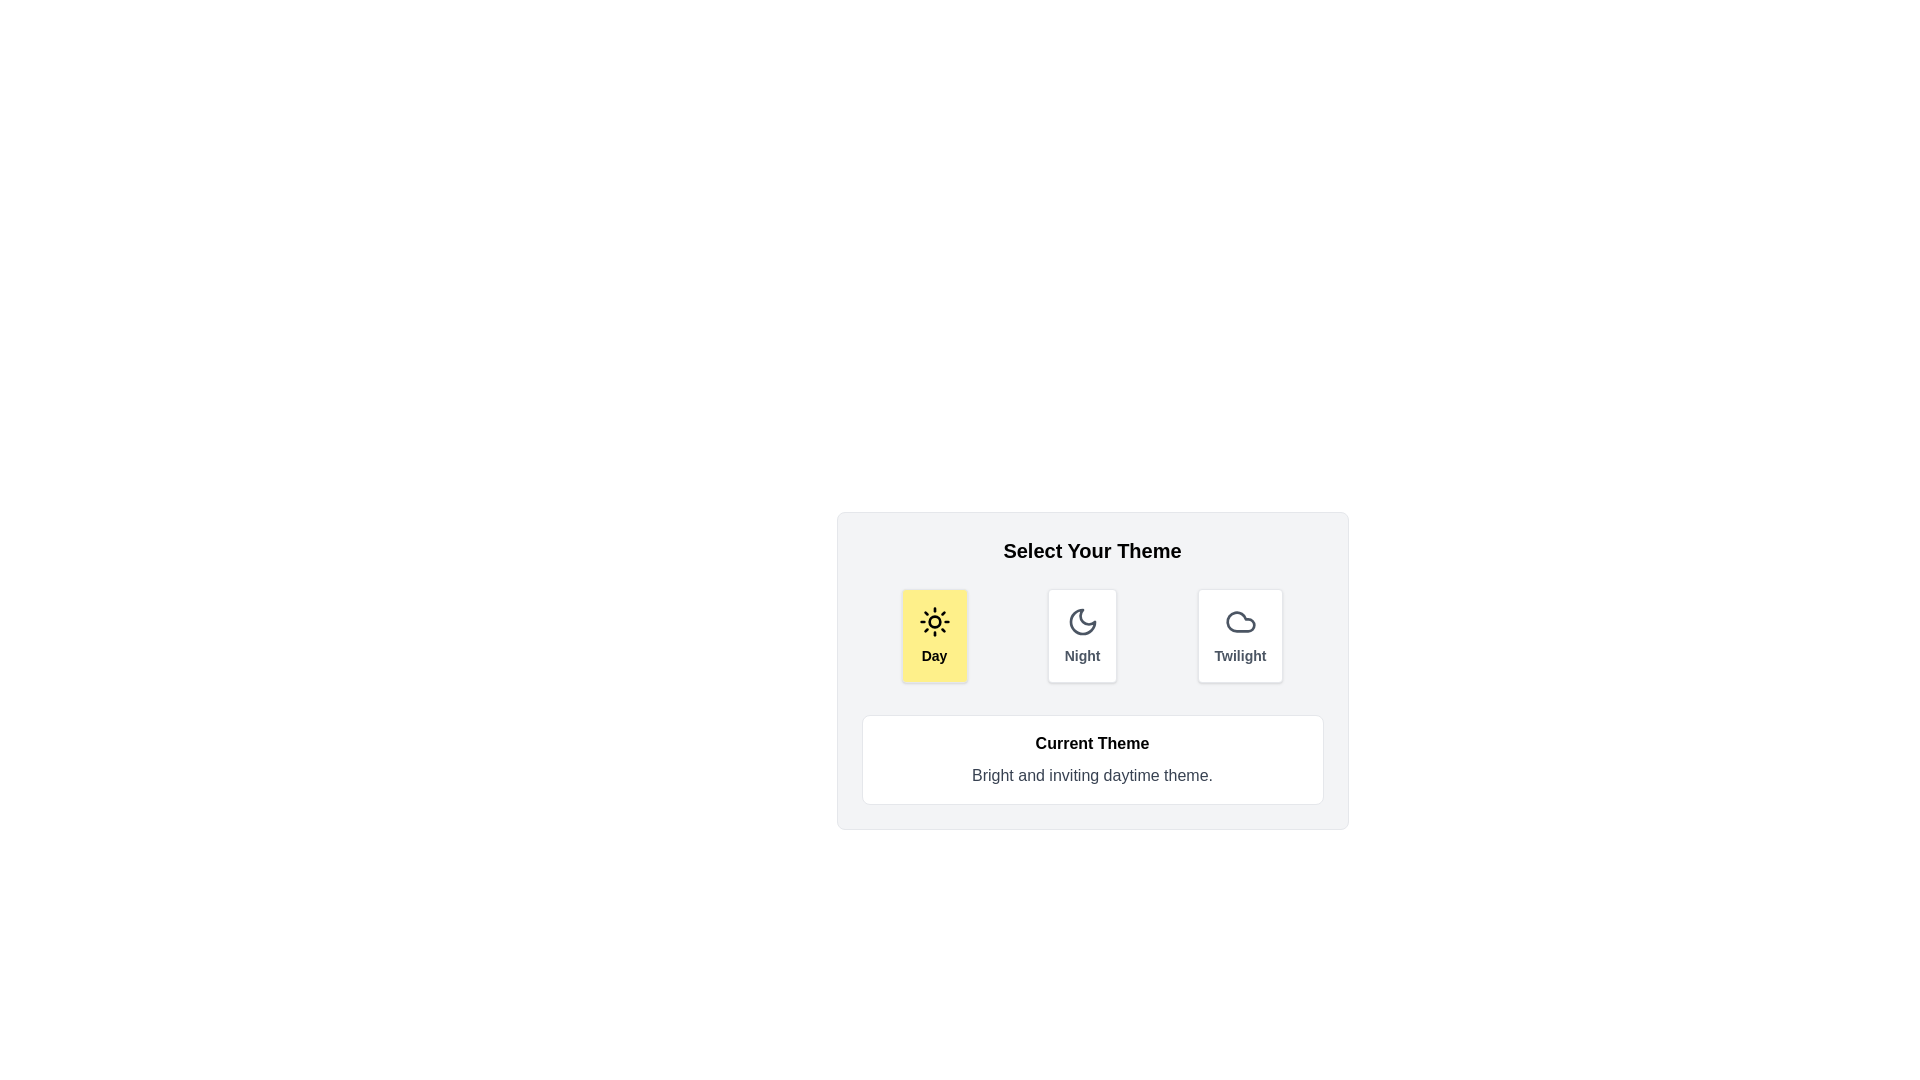 Image resolution: width=1920 pixels, height=1080 pixels. What do you see at coordinates (933, 636) in the screenshot?
I see `the theme button corresponding to Day` at bounding box center [933, 636].